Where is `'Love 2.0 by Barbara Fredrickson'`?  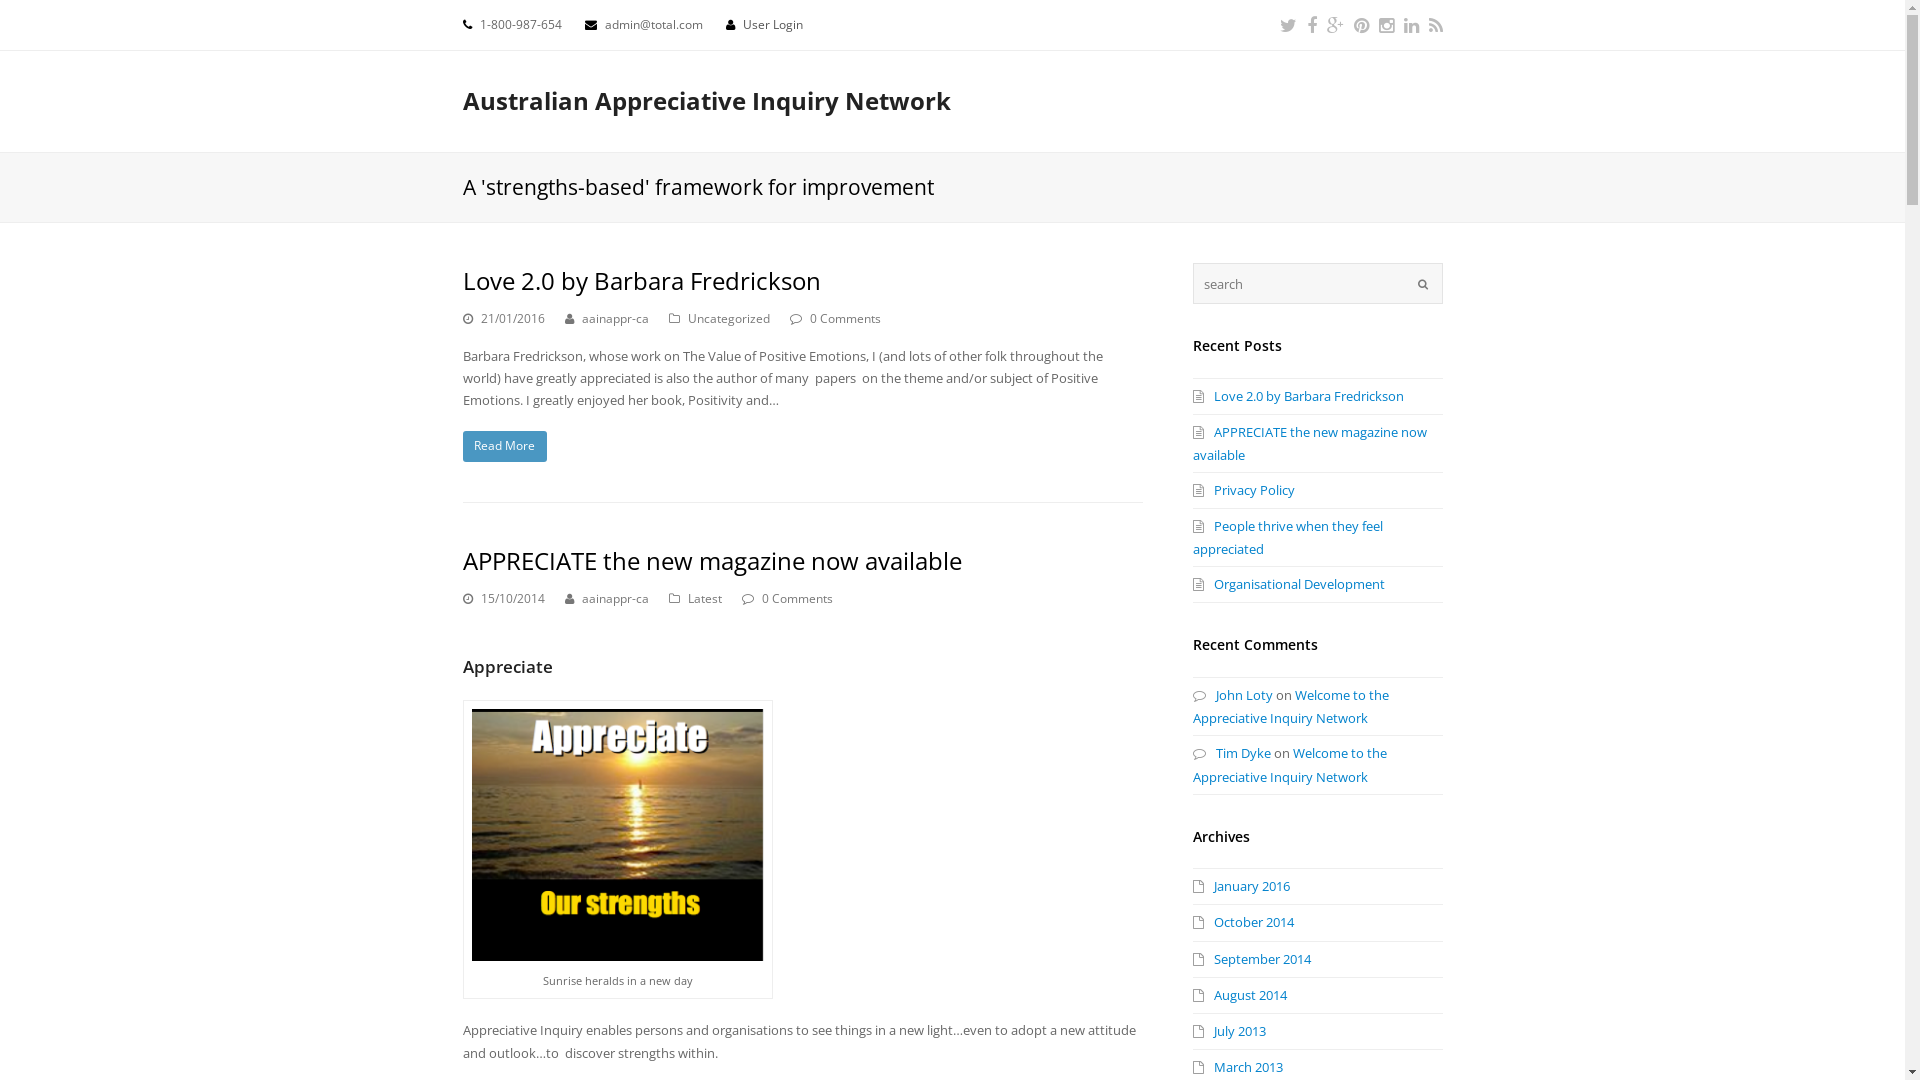
'Love 2.0 by Barbara Fredrickson' is located at coordinates (1297, 396).